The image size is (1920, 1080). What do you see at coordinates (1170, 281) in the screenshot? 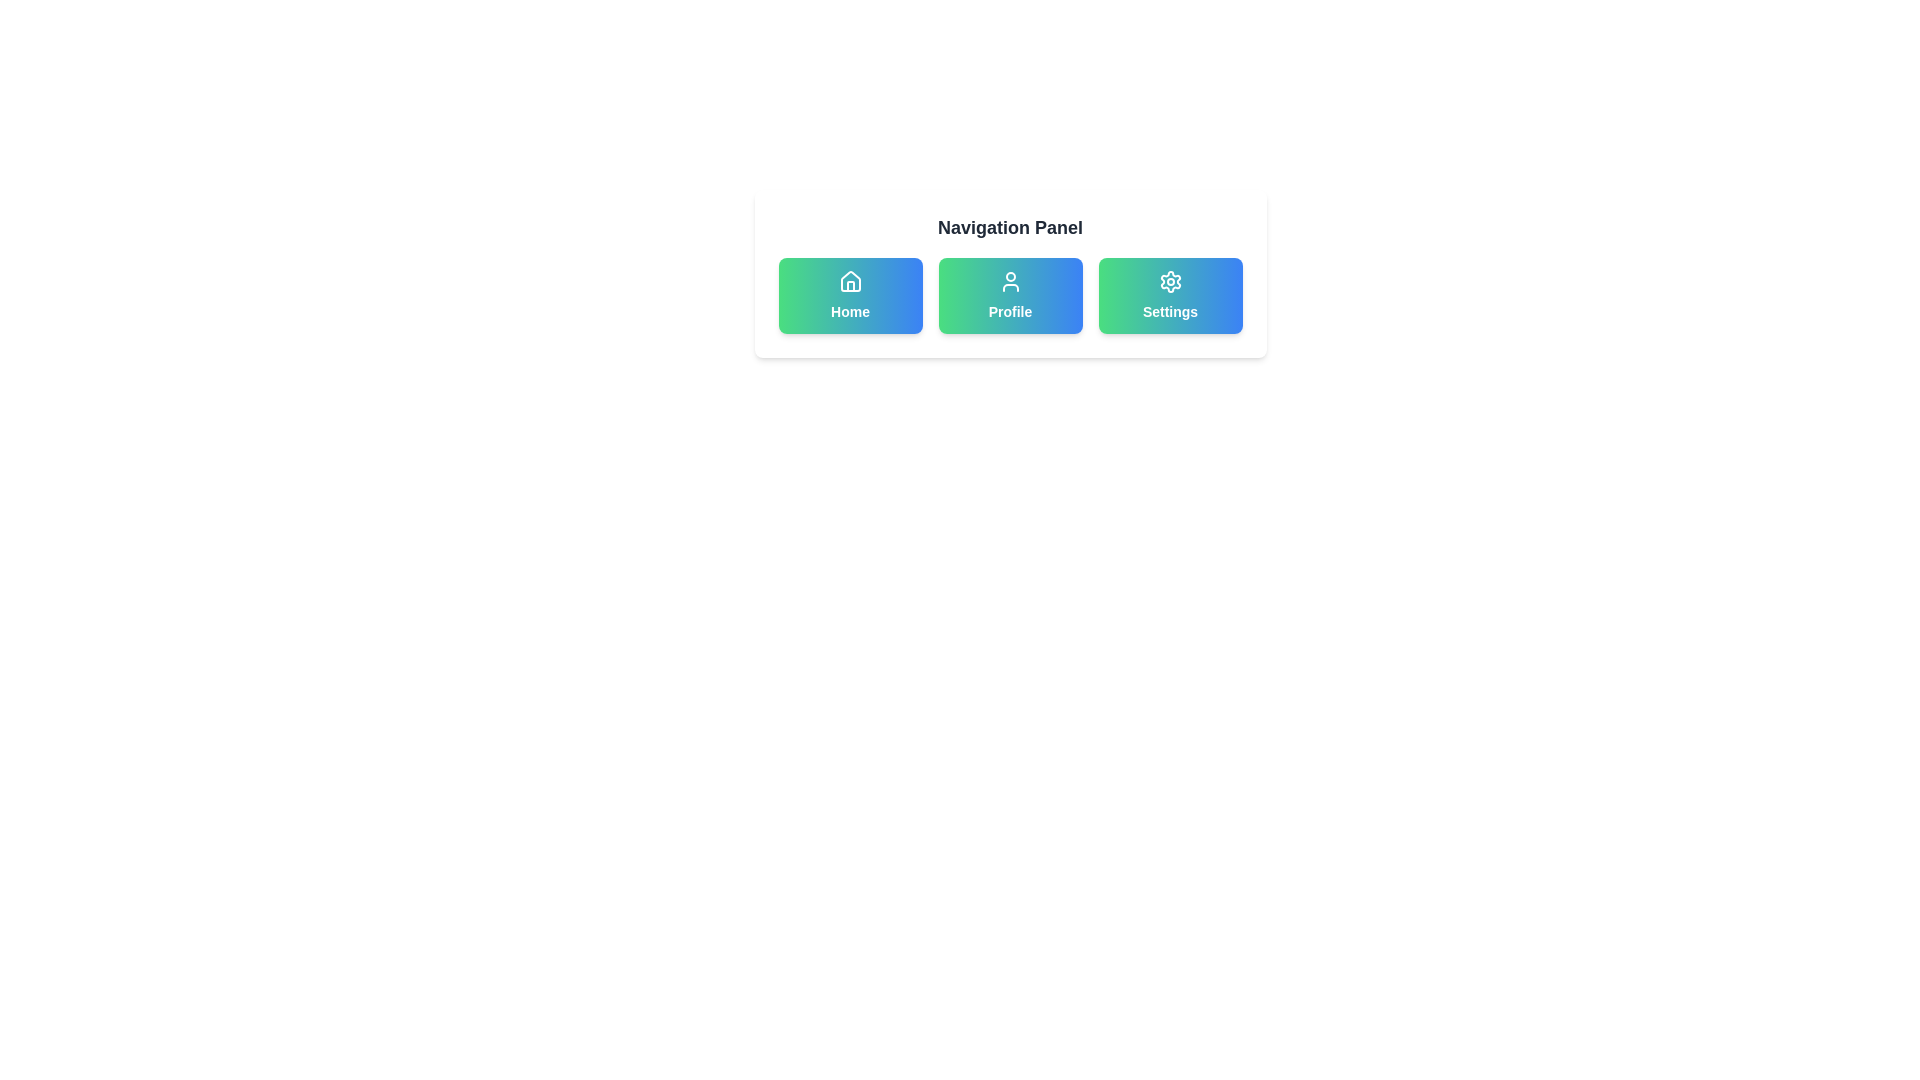
I see `the 'Settings' icon located at the top of the 'Settings' button in the navigation panel` at bounding box center [1170, 281].